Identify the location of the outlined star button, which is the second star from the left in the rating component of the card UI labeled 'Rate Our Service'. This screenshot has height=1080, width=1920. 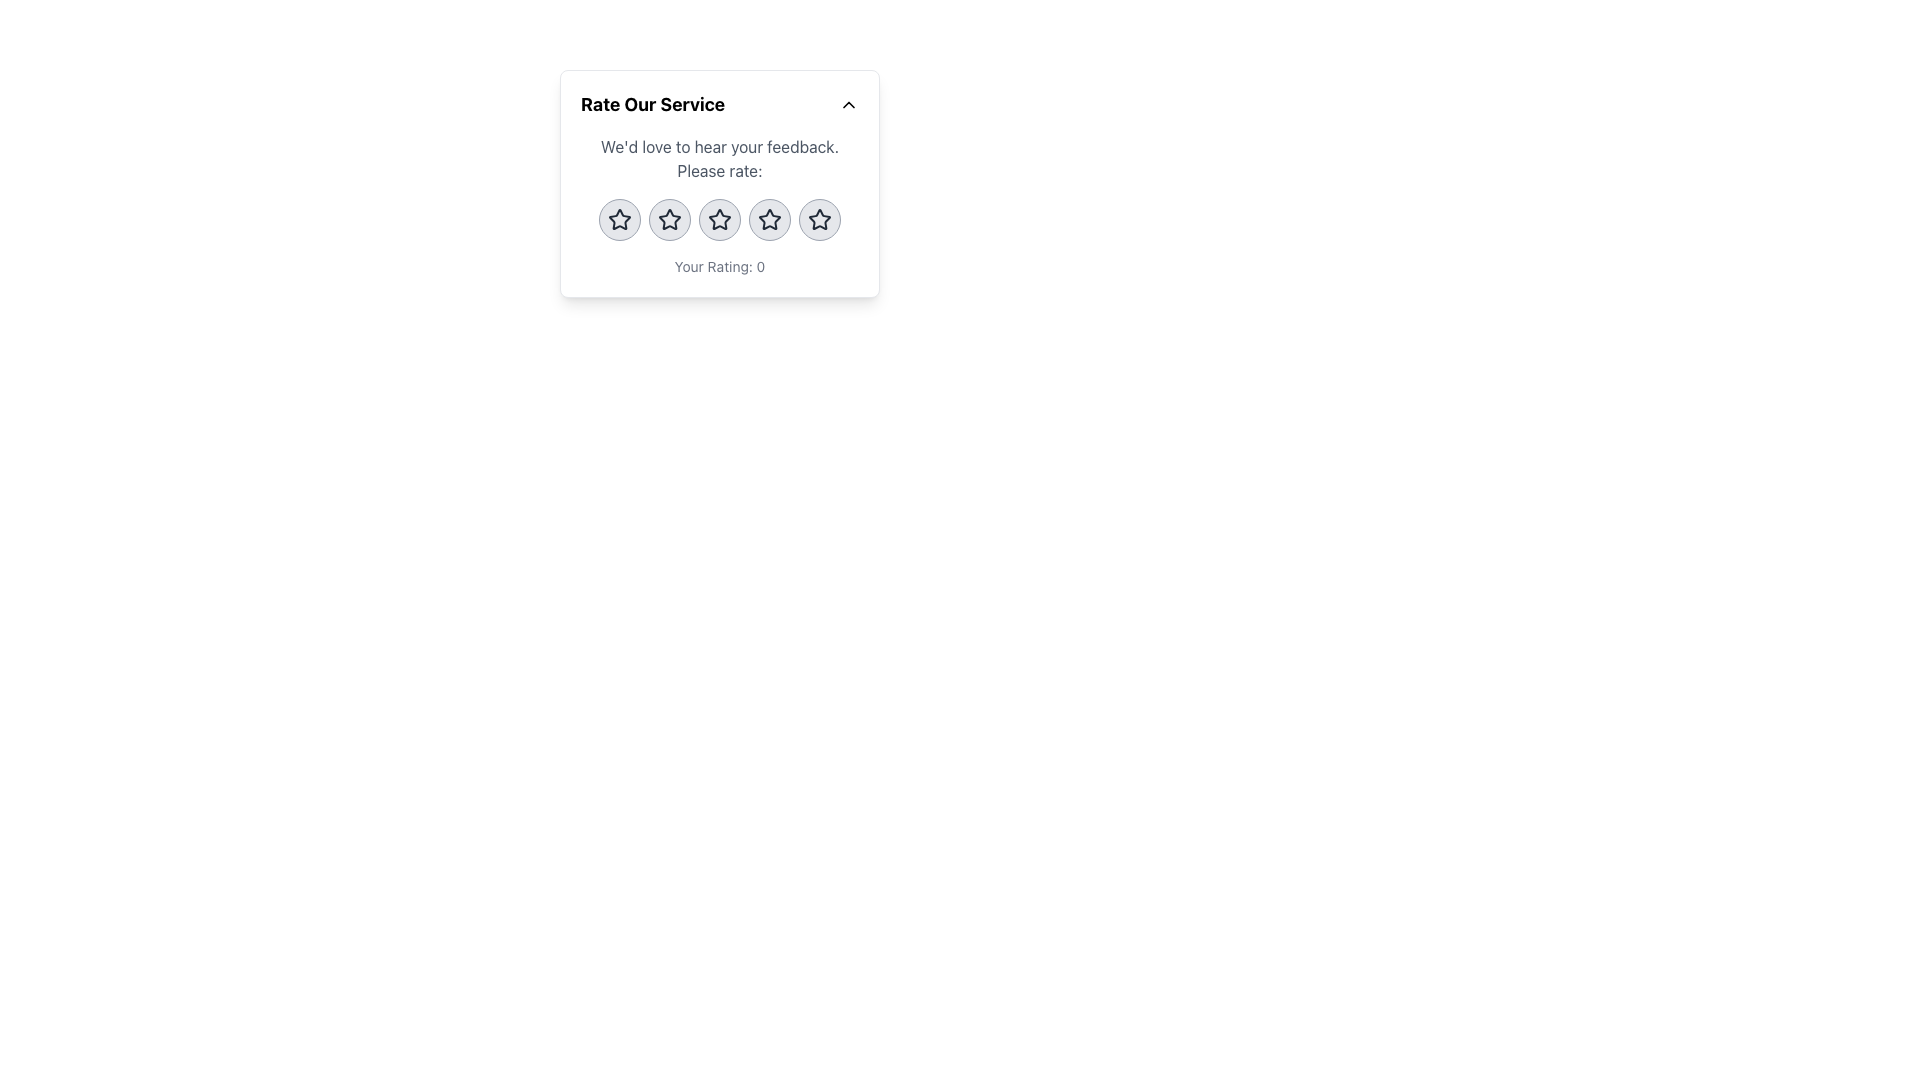
(670, 219).